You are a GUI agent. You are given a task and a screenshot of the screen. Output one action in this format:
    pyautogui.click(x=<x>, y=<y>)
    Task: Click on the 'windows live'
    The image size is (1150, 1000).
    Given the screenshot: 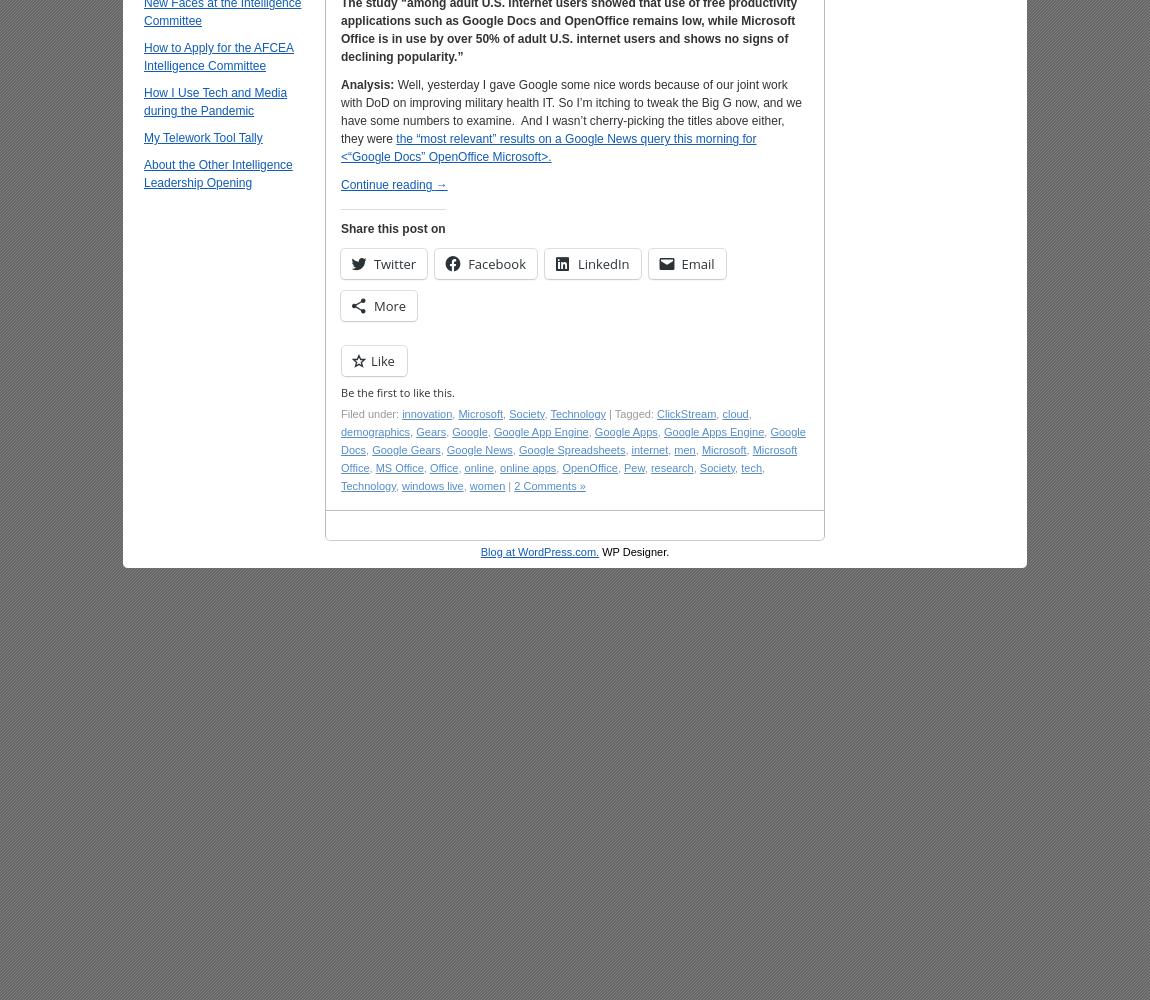 What is the action you would take?
    pyautogui.click(x=432, y=484)
    